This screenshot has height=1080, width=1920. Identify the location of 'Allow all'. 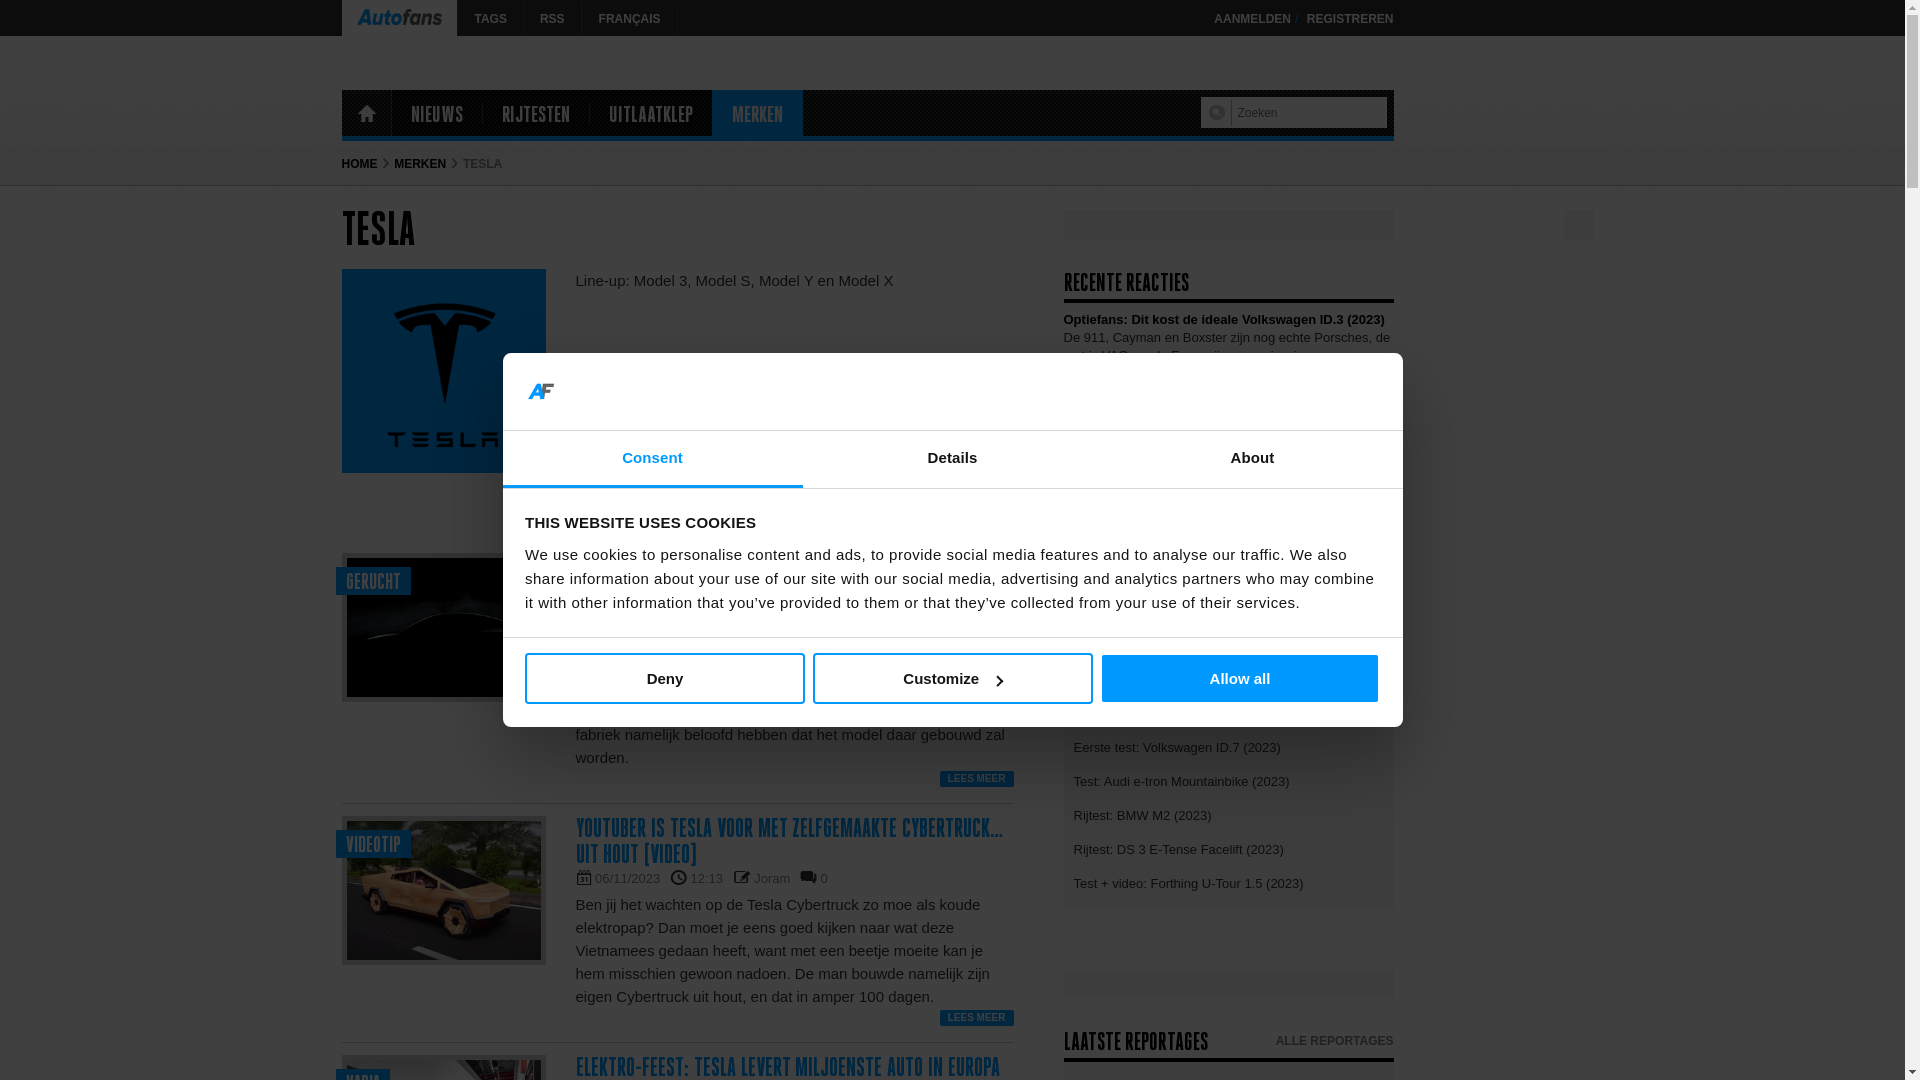
(1098, 677).